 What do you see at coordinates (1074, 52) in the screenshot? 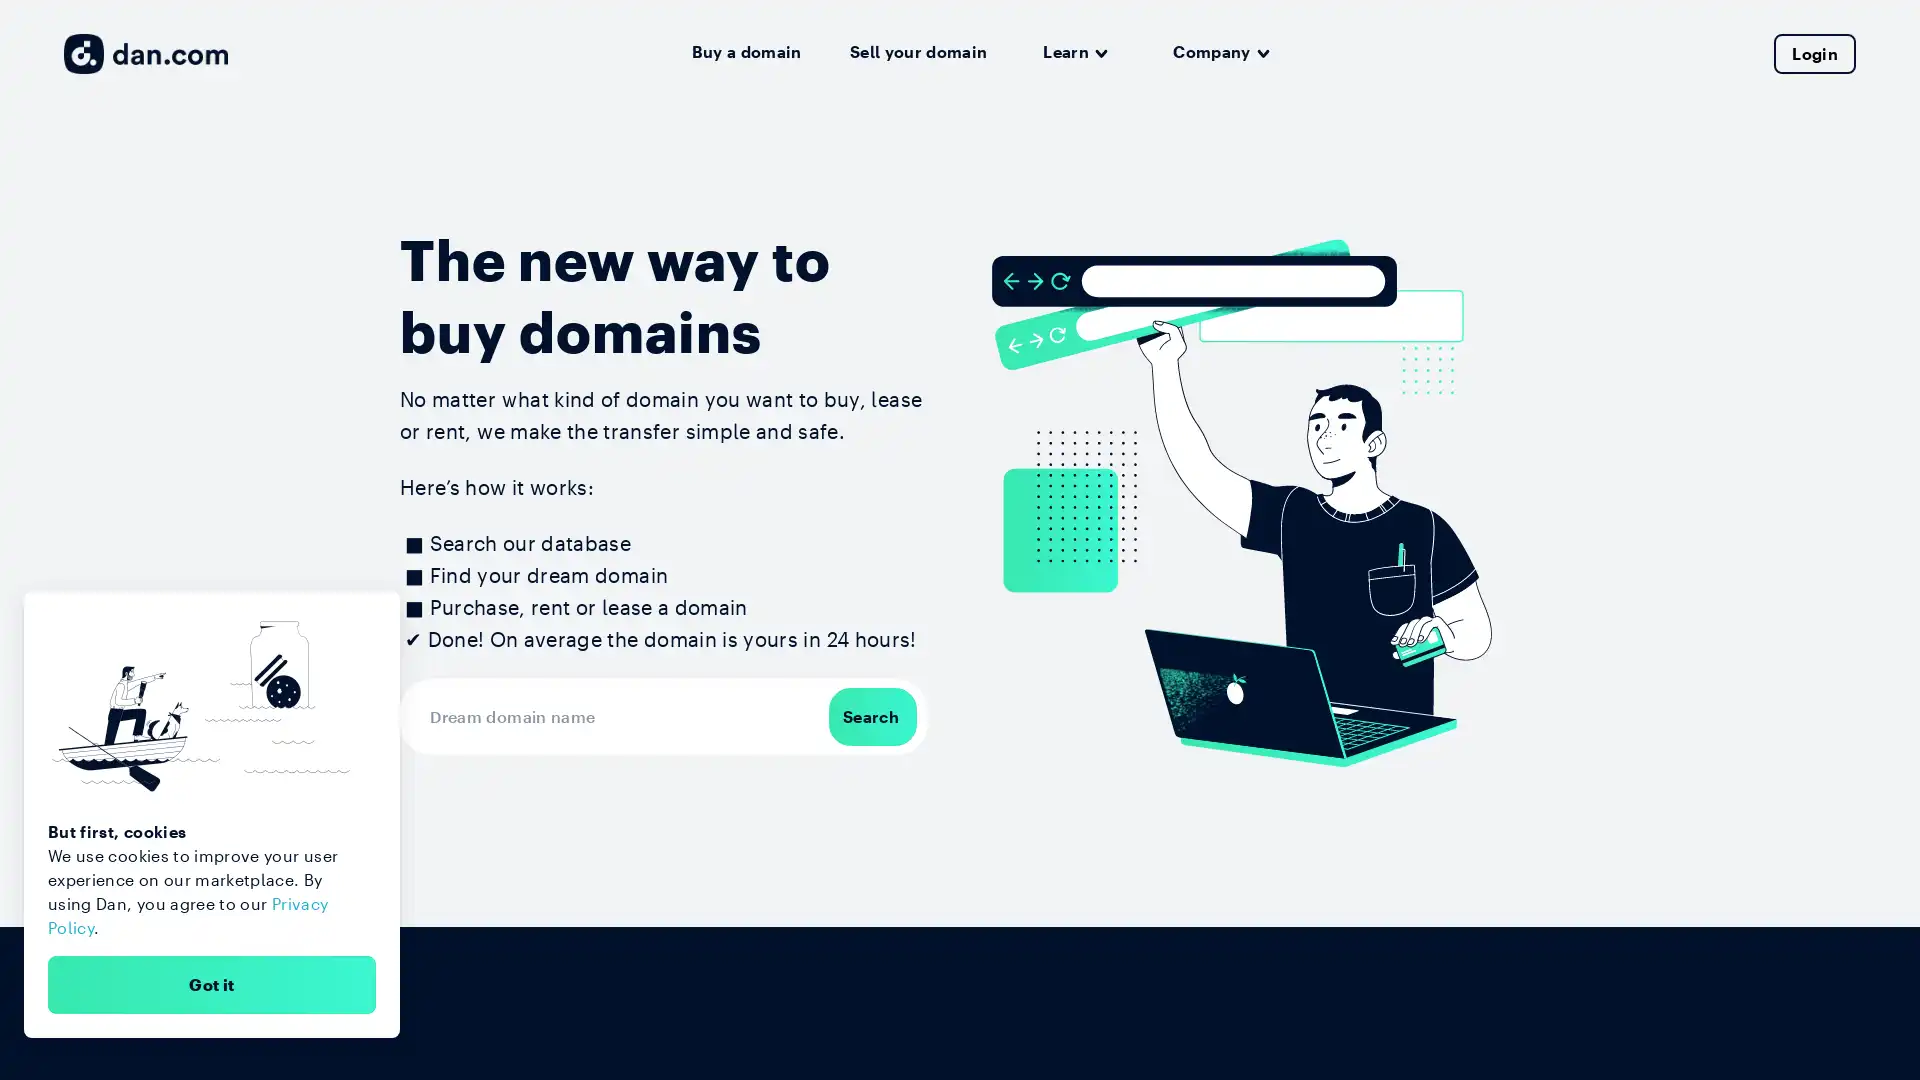
I see `Learn` at bounding box center [1074, 52].